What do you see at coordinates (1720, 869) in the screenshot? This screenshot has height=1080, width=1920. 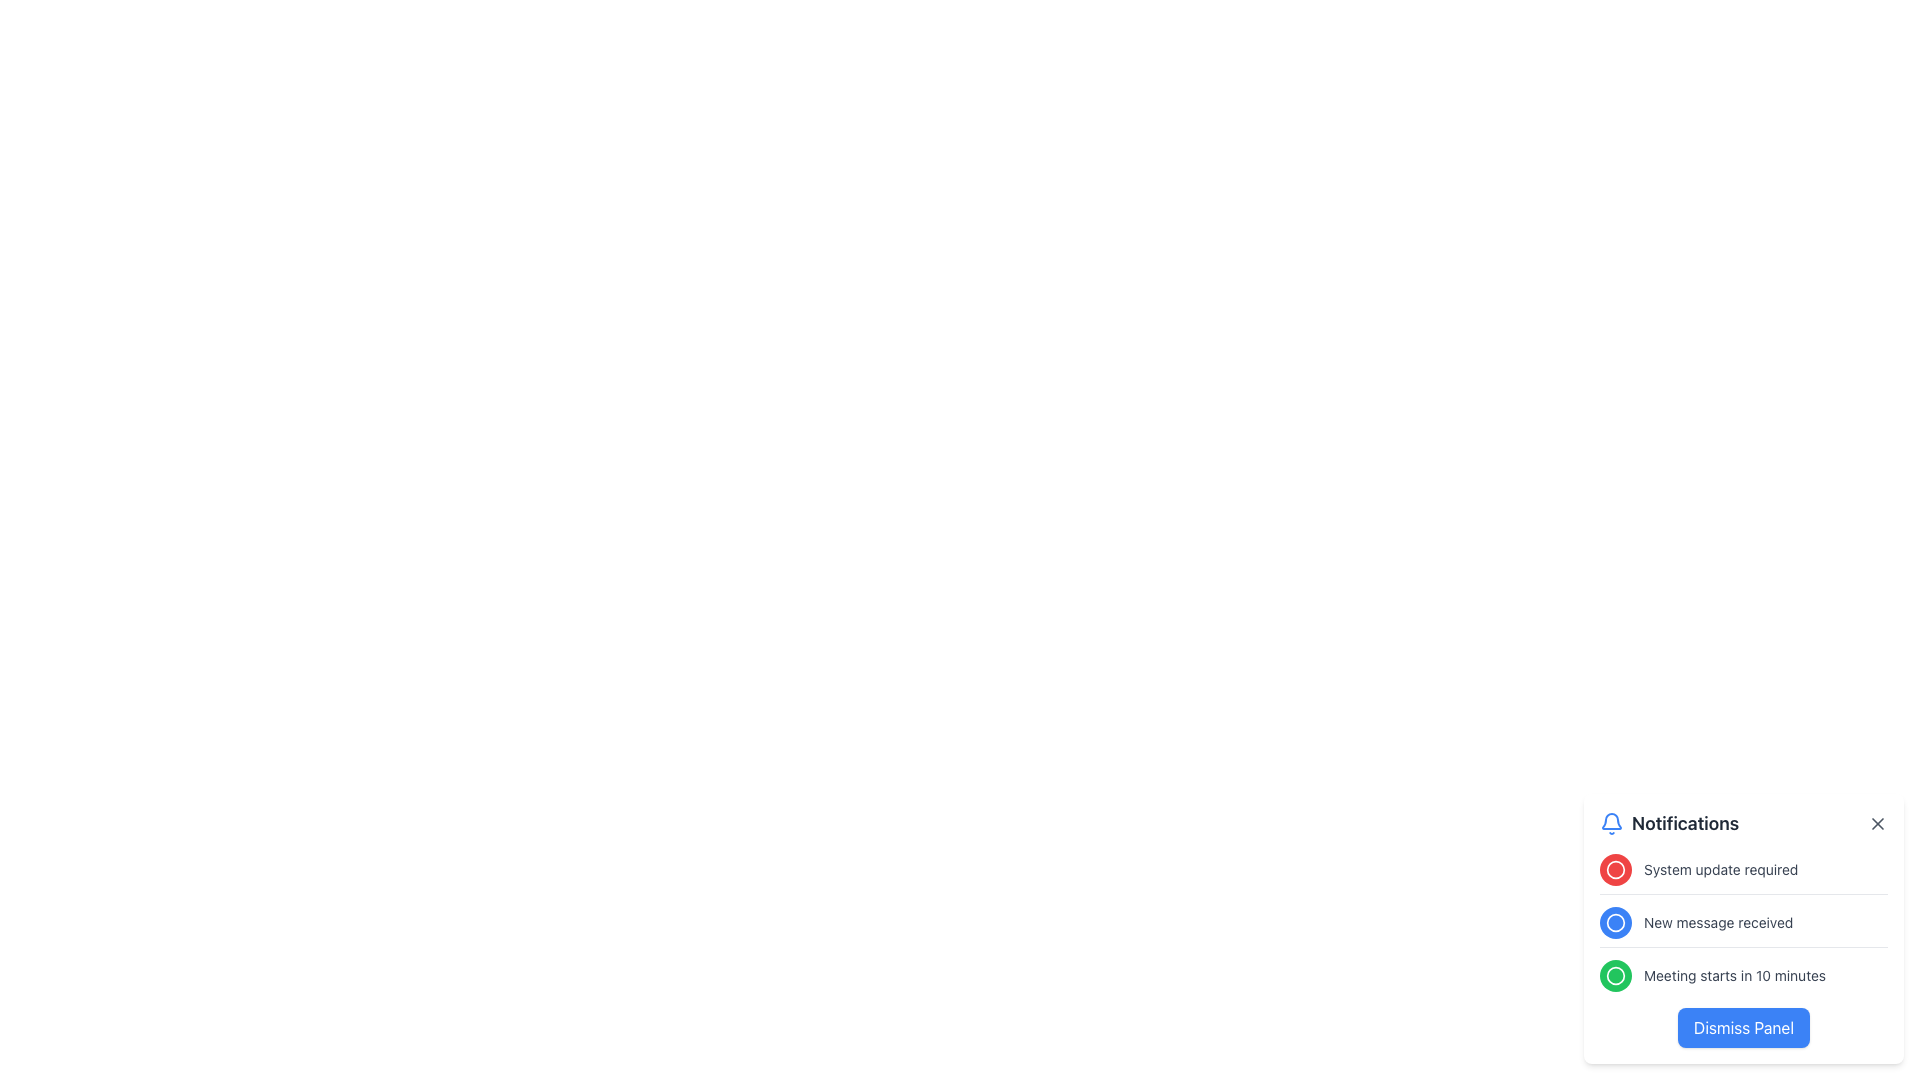 I see `the notification message titled 'System update required' located in the notification panel, positioned next to a red circular warning icon` at bounding box center [1720, 869].